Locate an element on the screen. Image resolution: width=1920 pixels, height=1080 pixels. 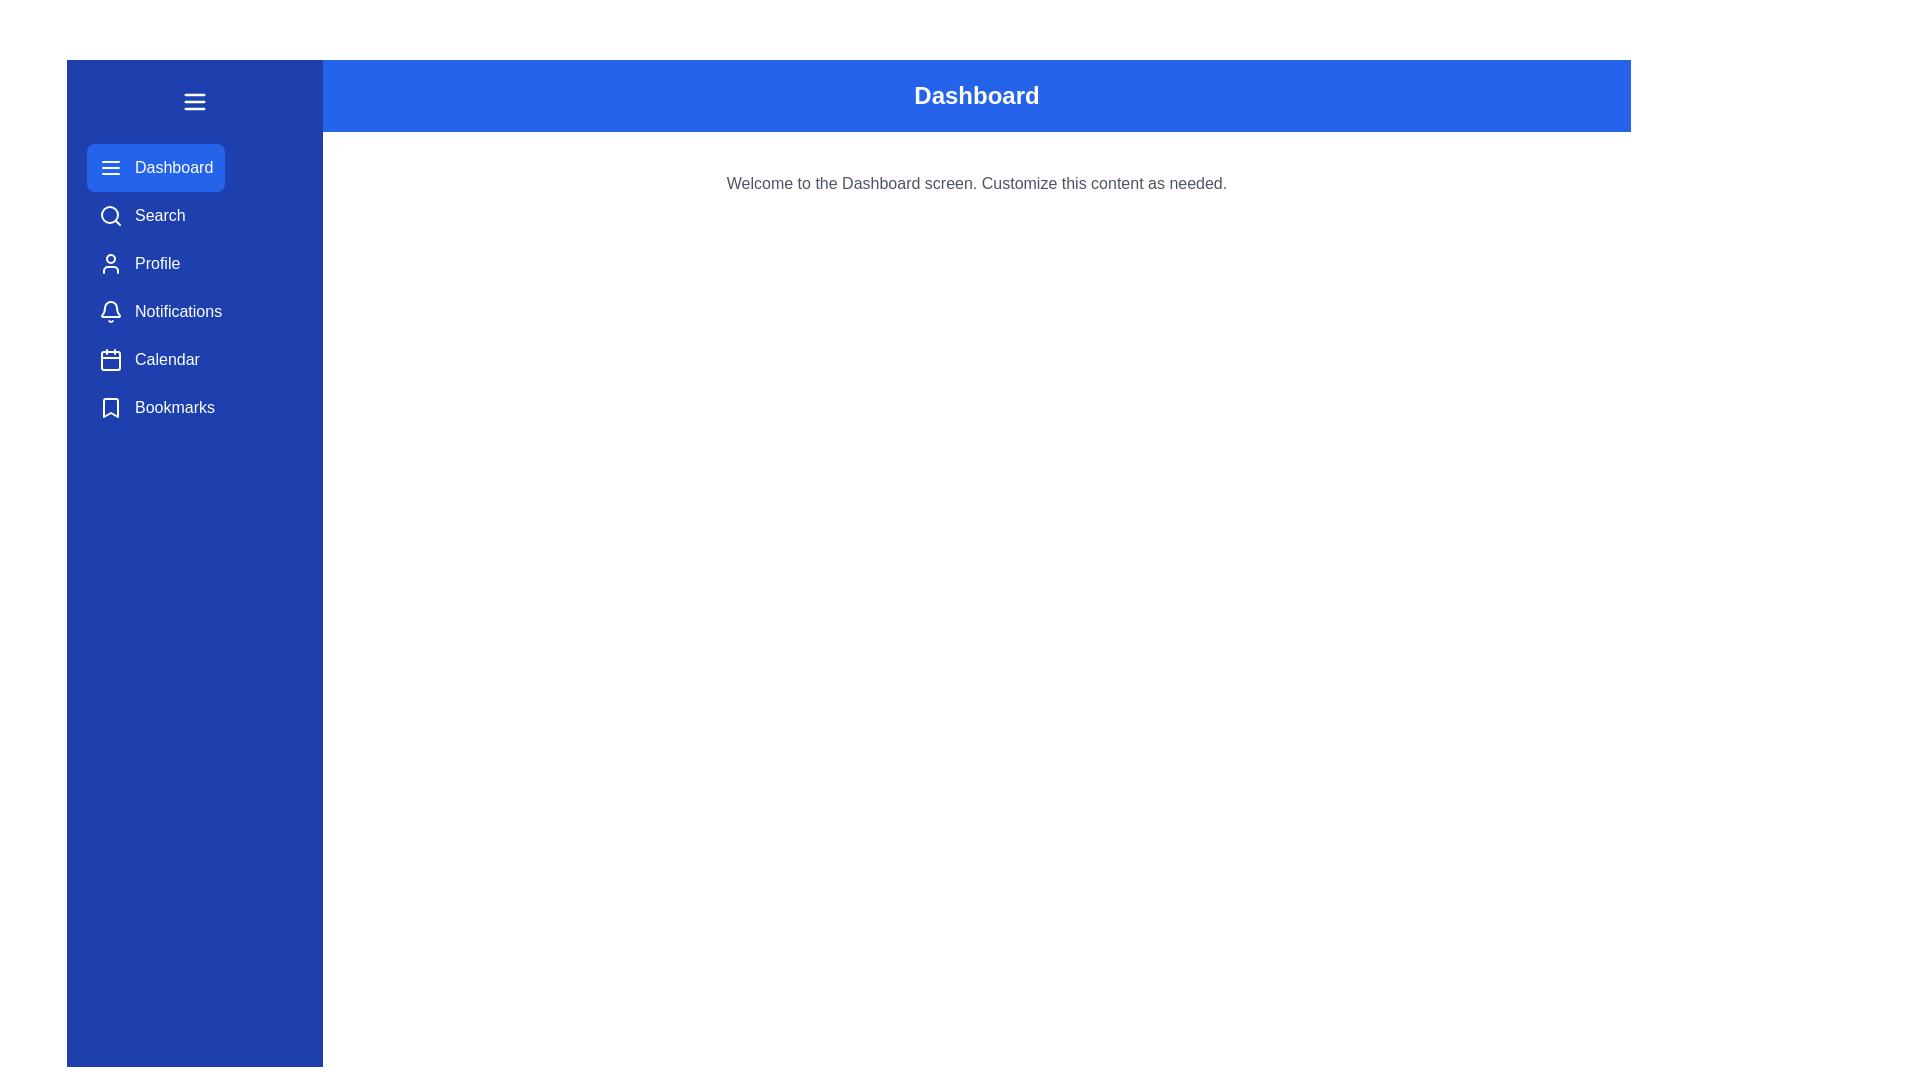
the bell-shaped notification icon located in the sidebar menu, which has a blue background and is positioned to the left of the 'Notifications' text label is located at coordinates (109, 312).